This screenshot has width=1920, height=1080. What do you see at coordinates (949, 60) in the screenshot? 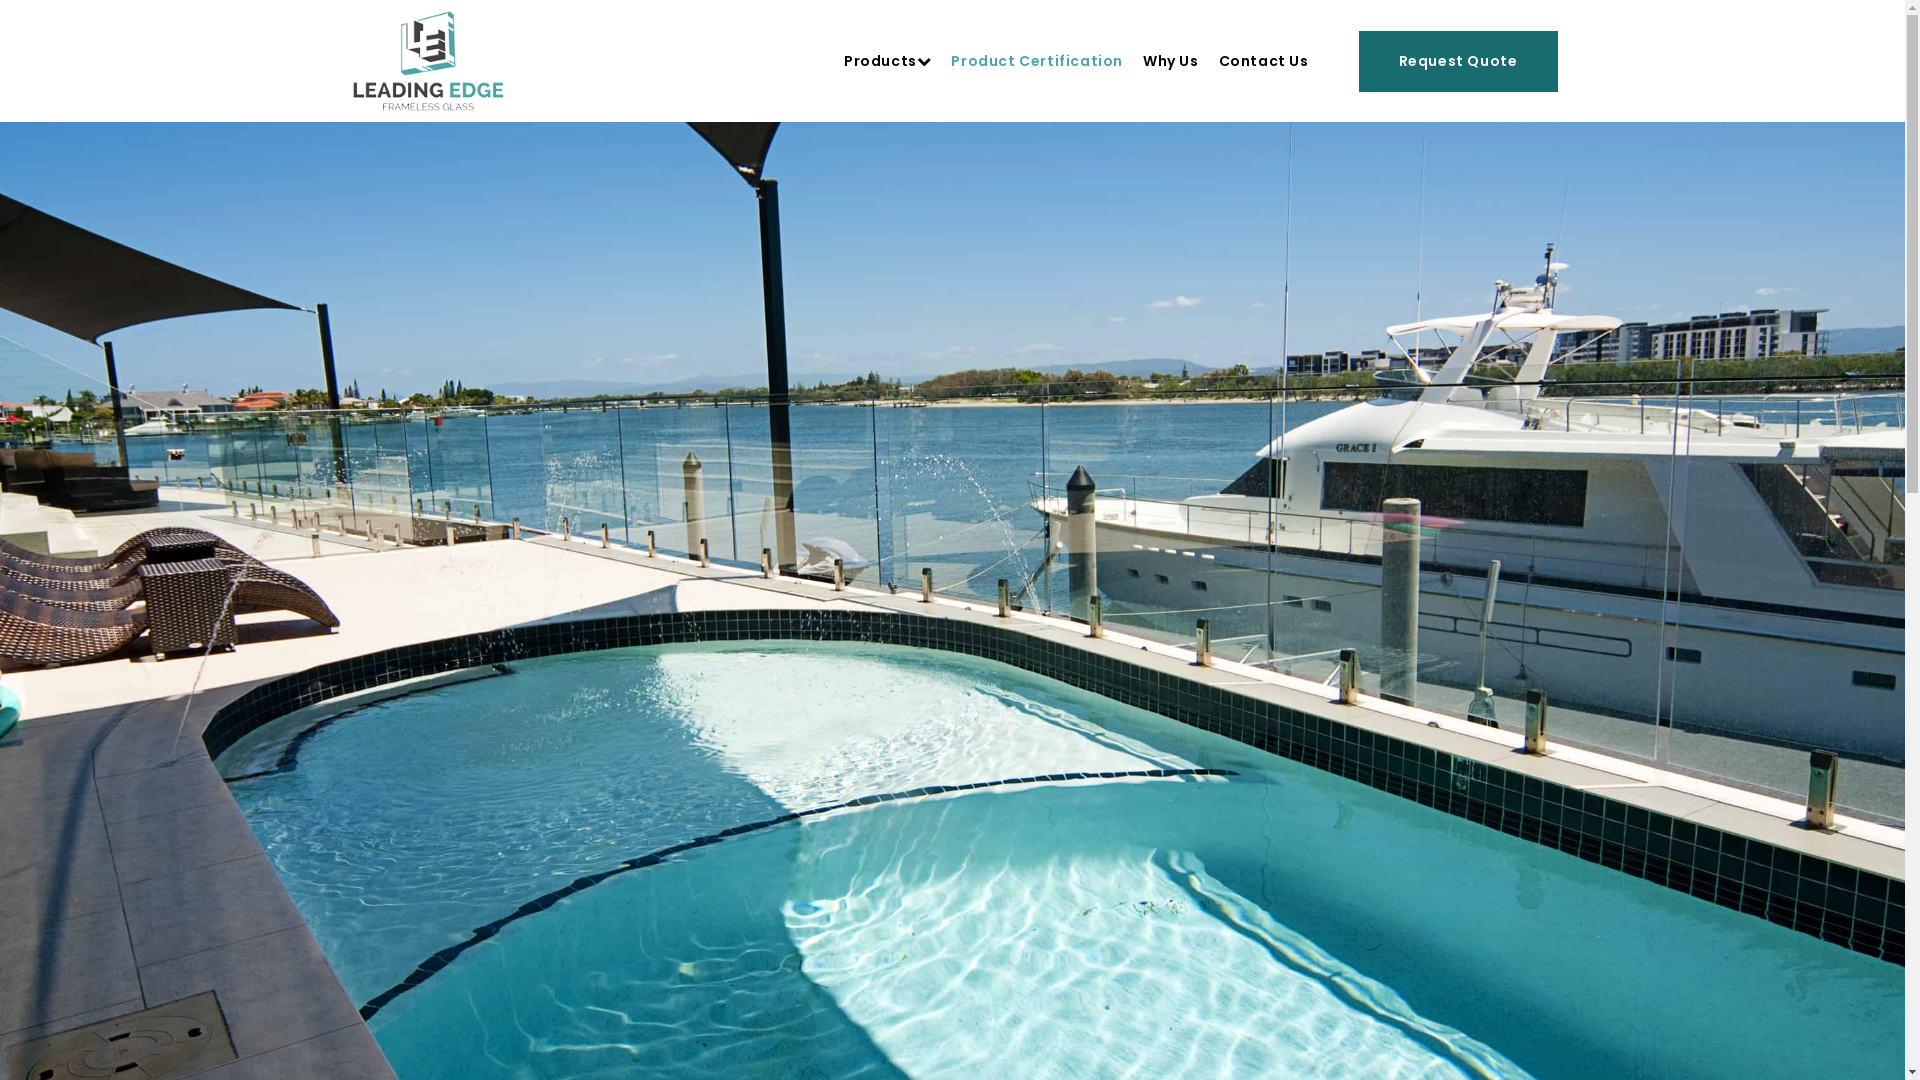
I see `'Product Certification'` at bounding box center [949, 60].